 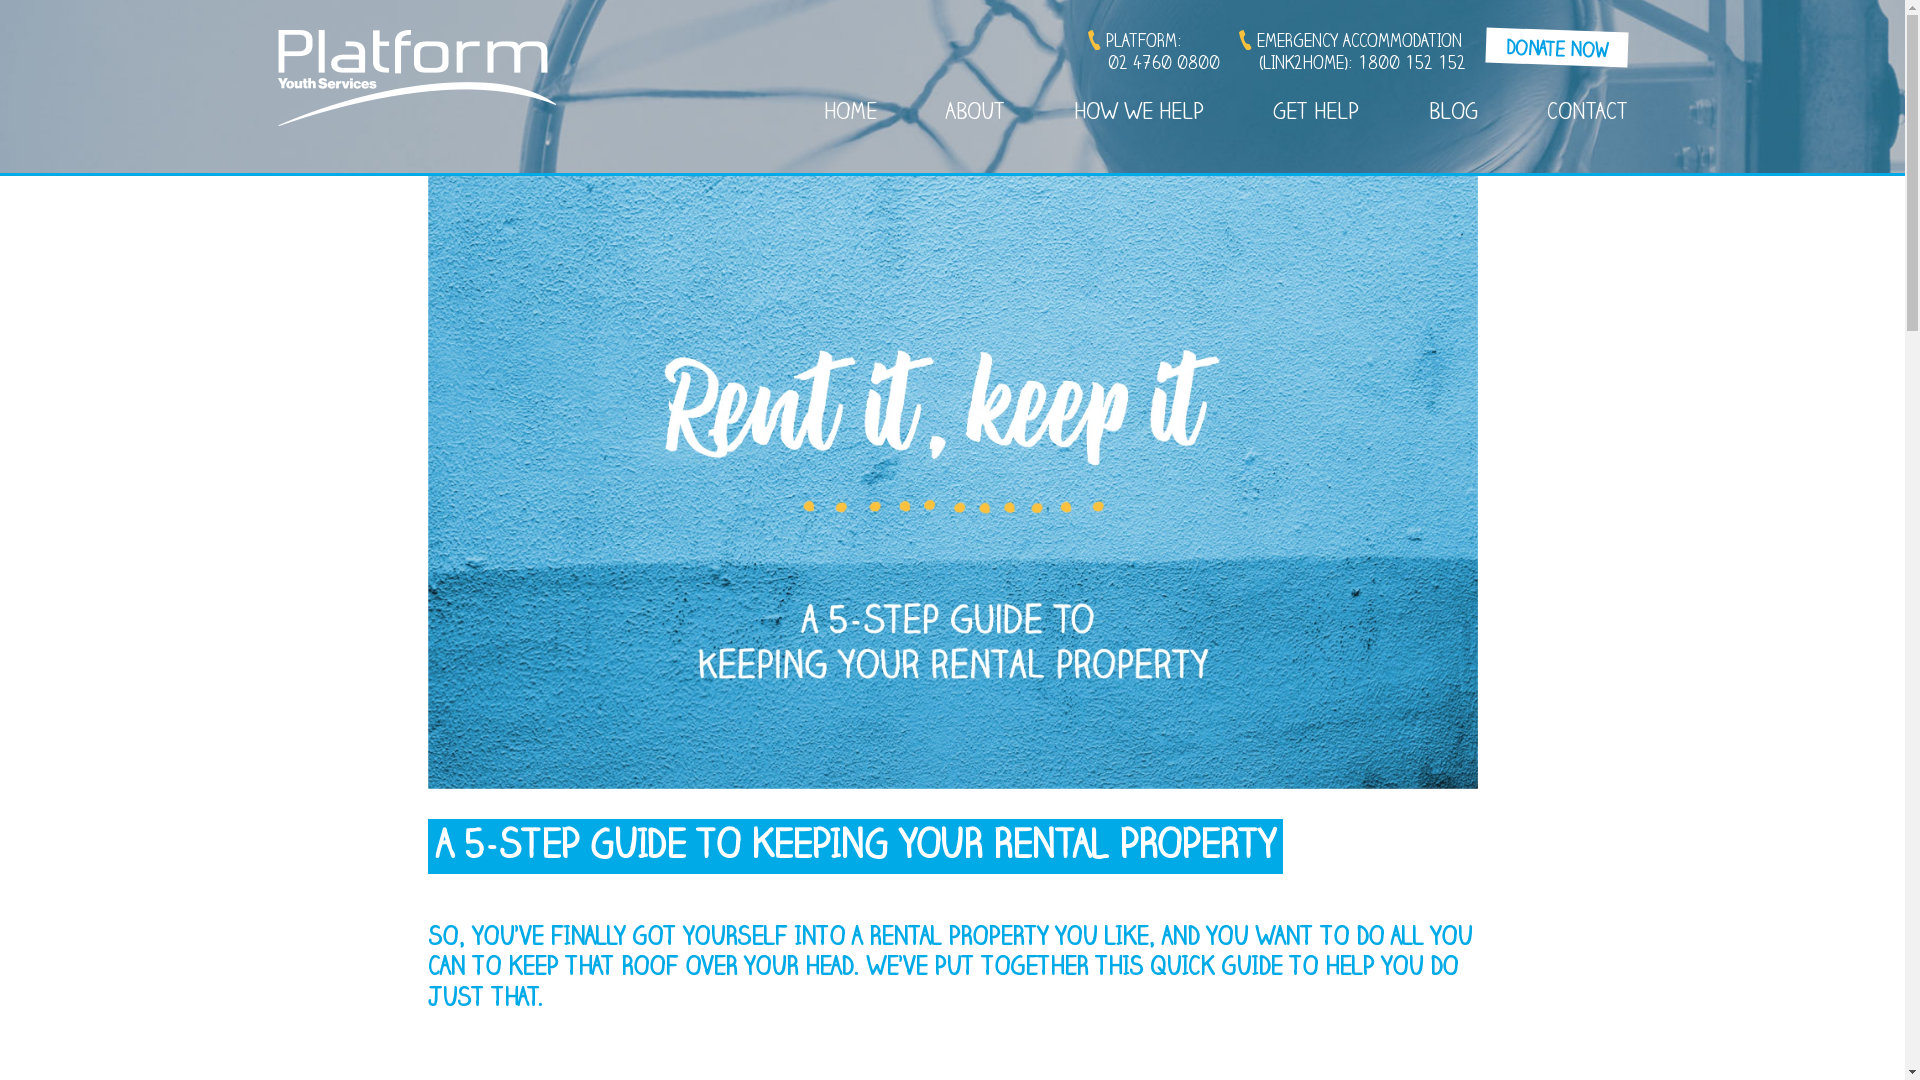 What do you see at coordinates (850, 115) in the screenshot?
I see `'HOME'` at bounding box center [850, 115].